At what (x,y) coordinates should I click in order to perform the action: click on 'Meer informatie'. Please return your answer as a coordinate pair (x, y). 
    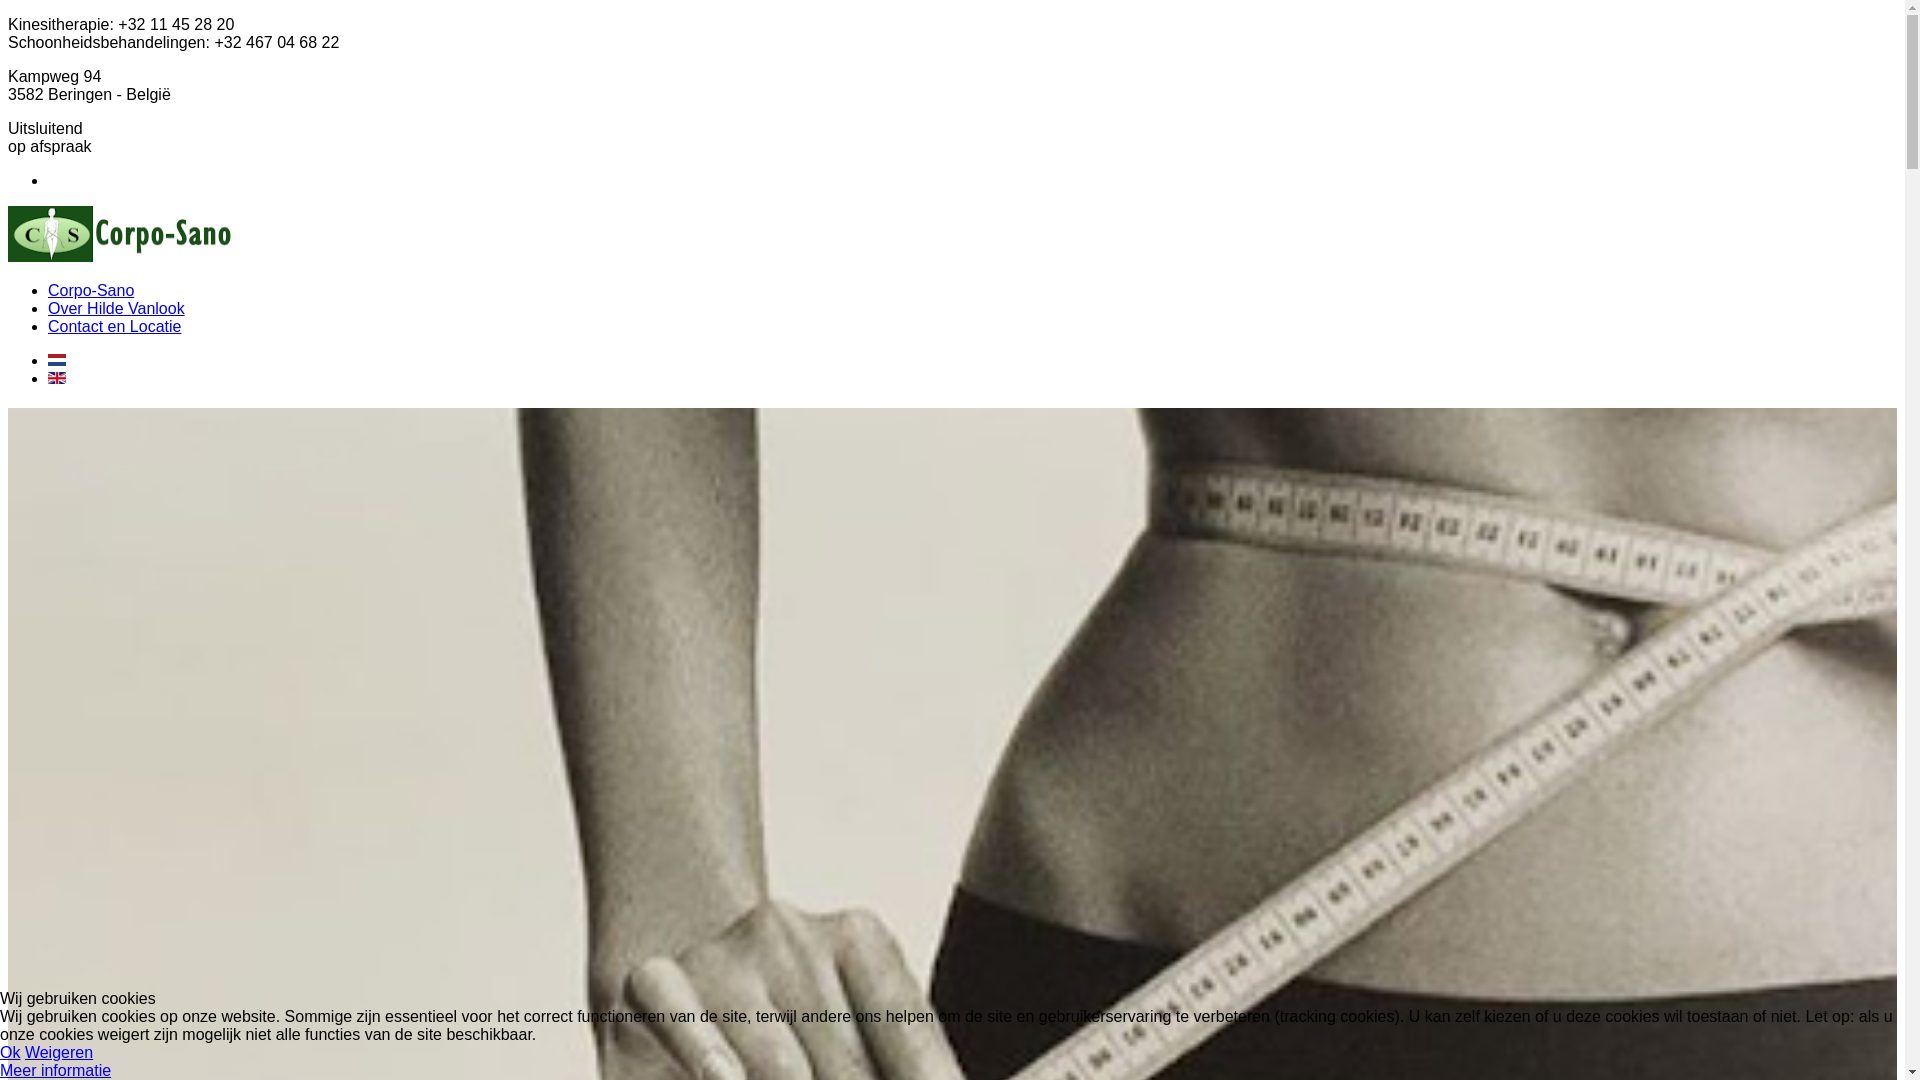
    Looking at the image, I should click on (55, 1069).